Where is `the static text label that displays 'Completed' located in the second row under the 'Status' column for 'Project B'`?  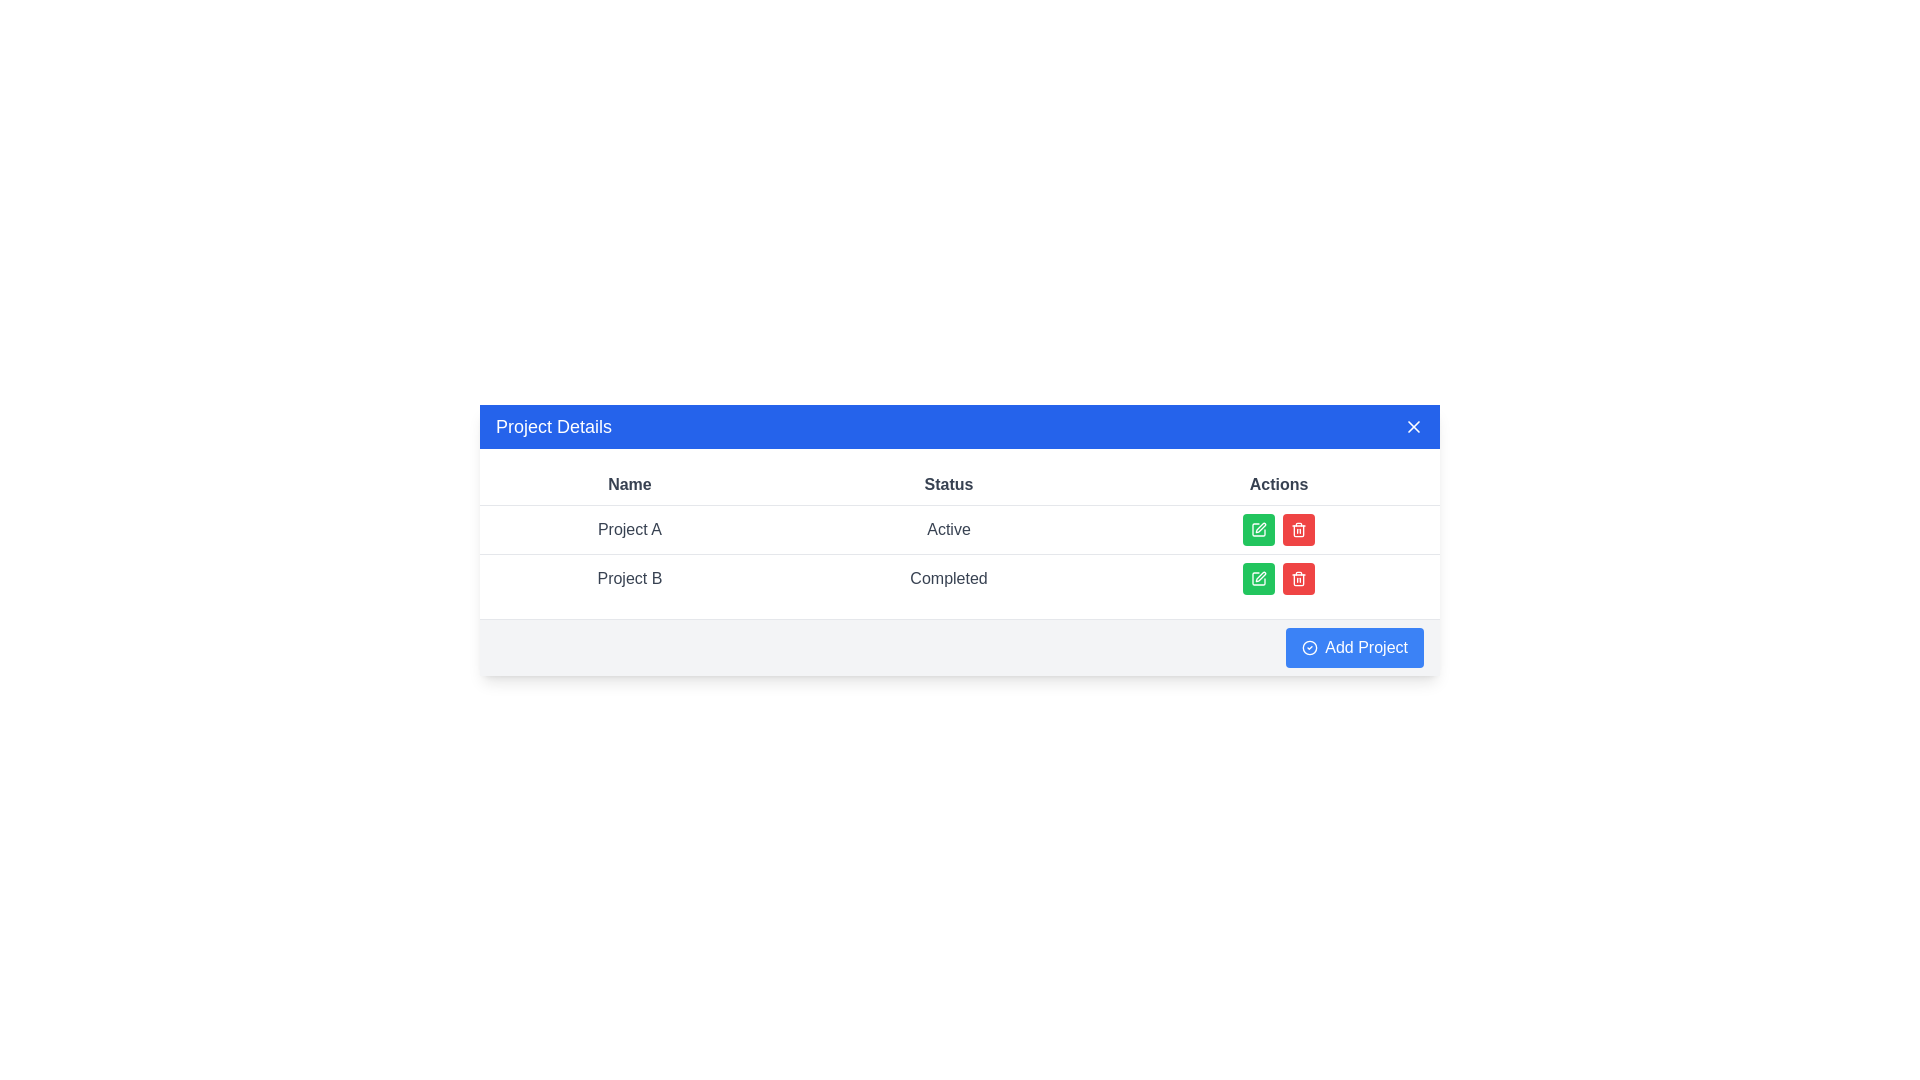
the static text label that displays 'Completed' located in the second row under the 'Status' column for 'Project B' is located at coordinates (948, 578).